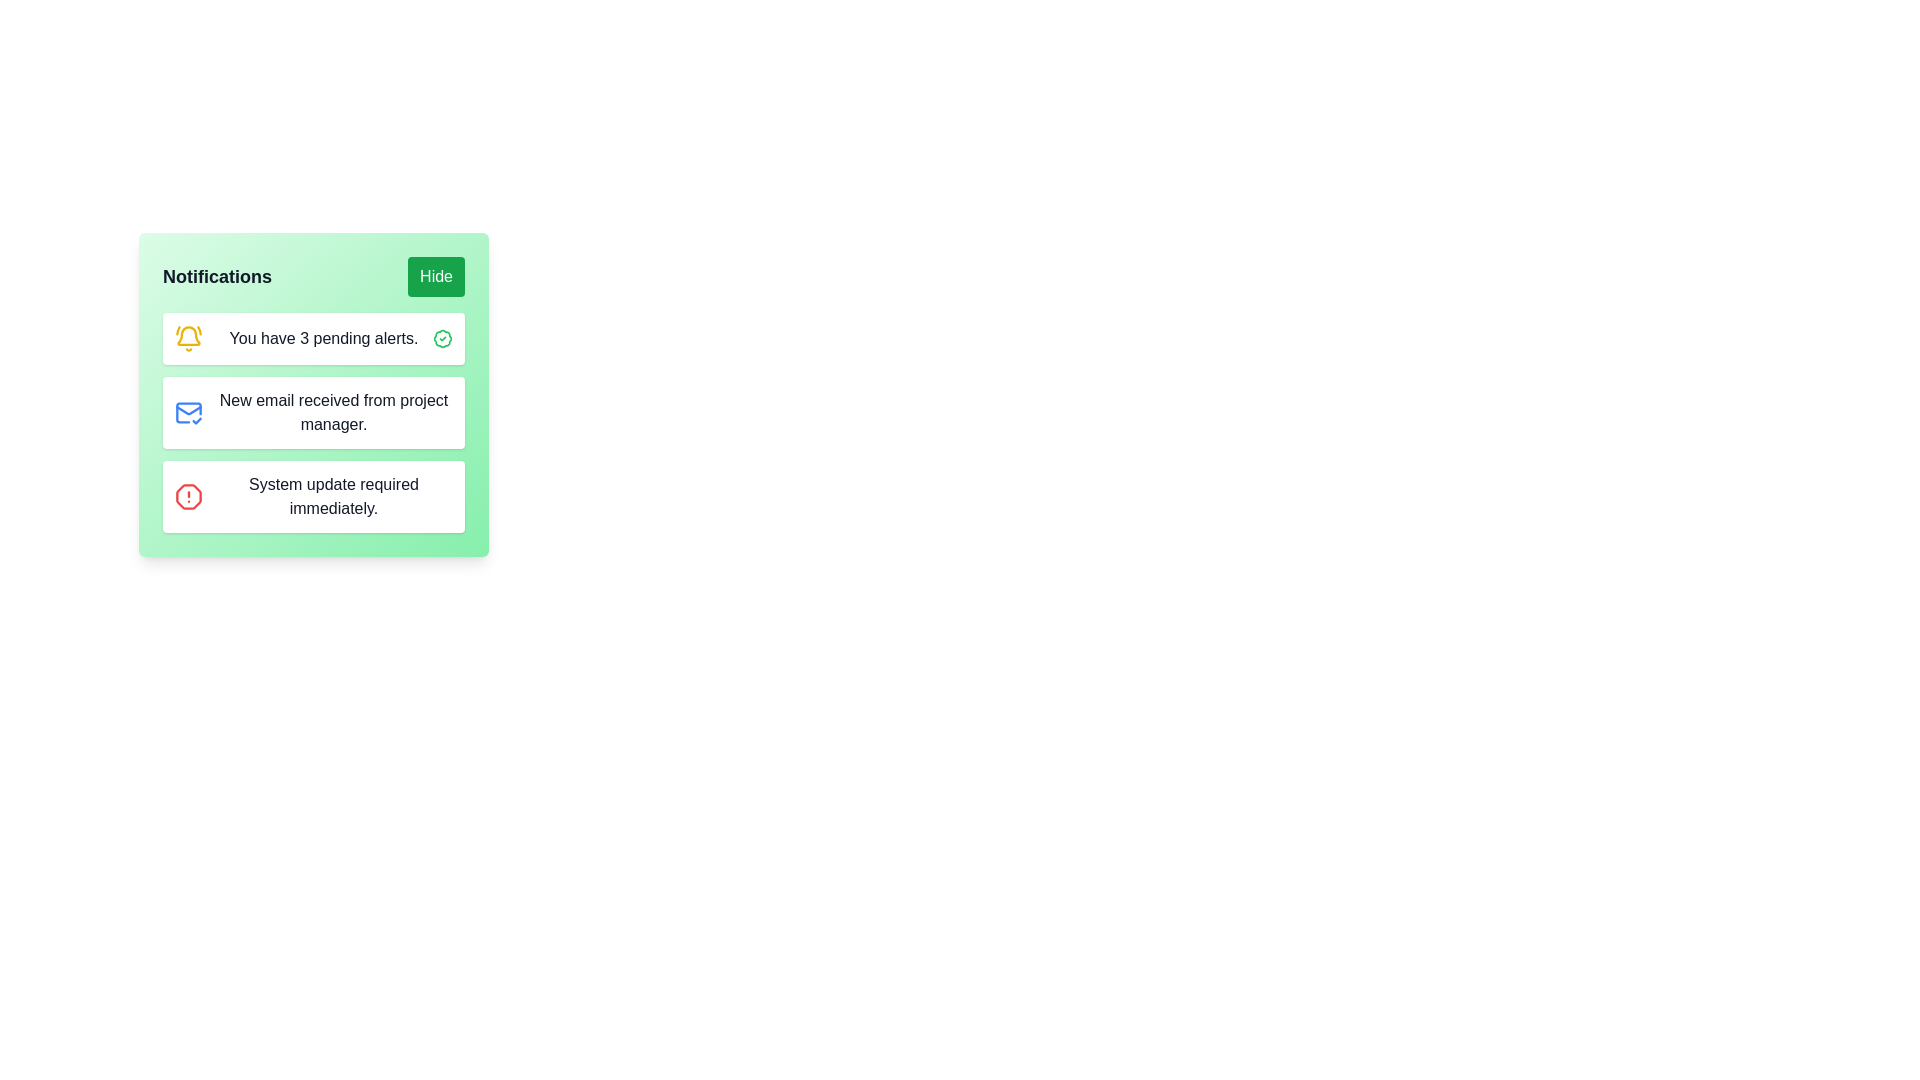  I want to click on the Text label that acts as a header for the notification section, located at the top-left corner, to provide clarity about the content below, so click(217, 277).